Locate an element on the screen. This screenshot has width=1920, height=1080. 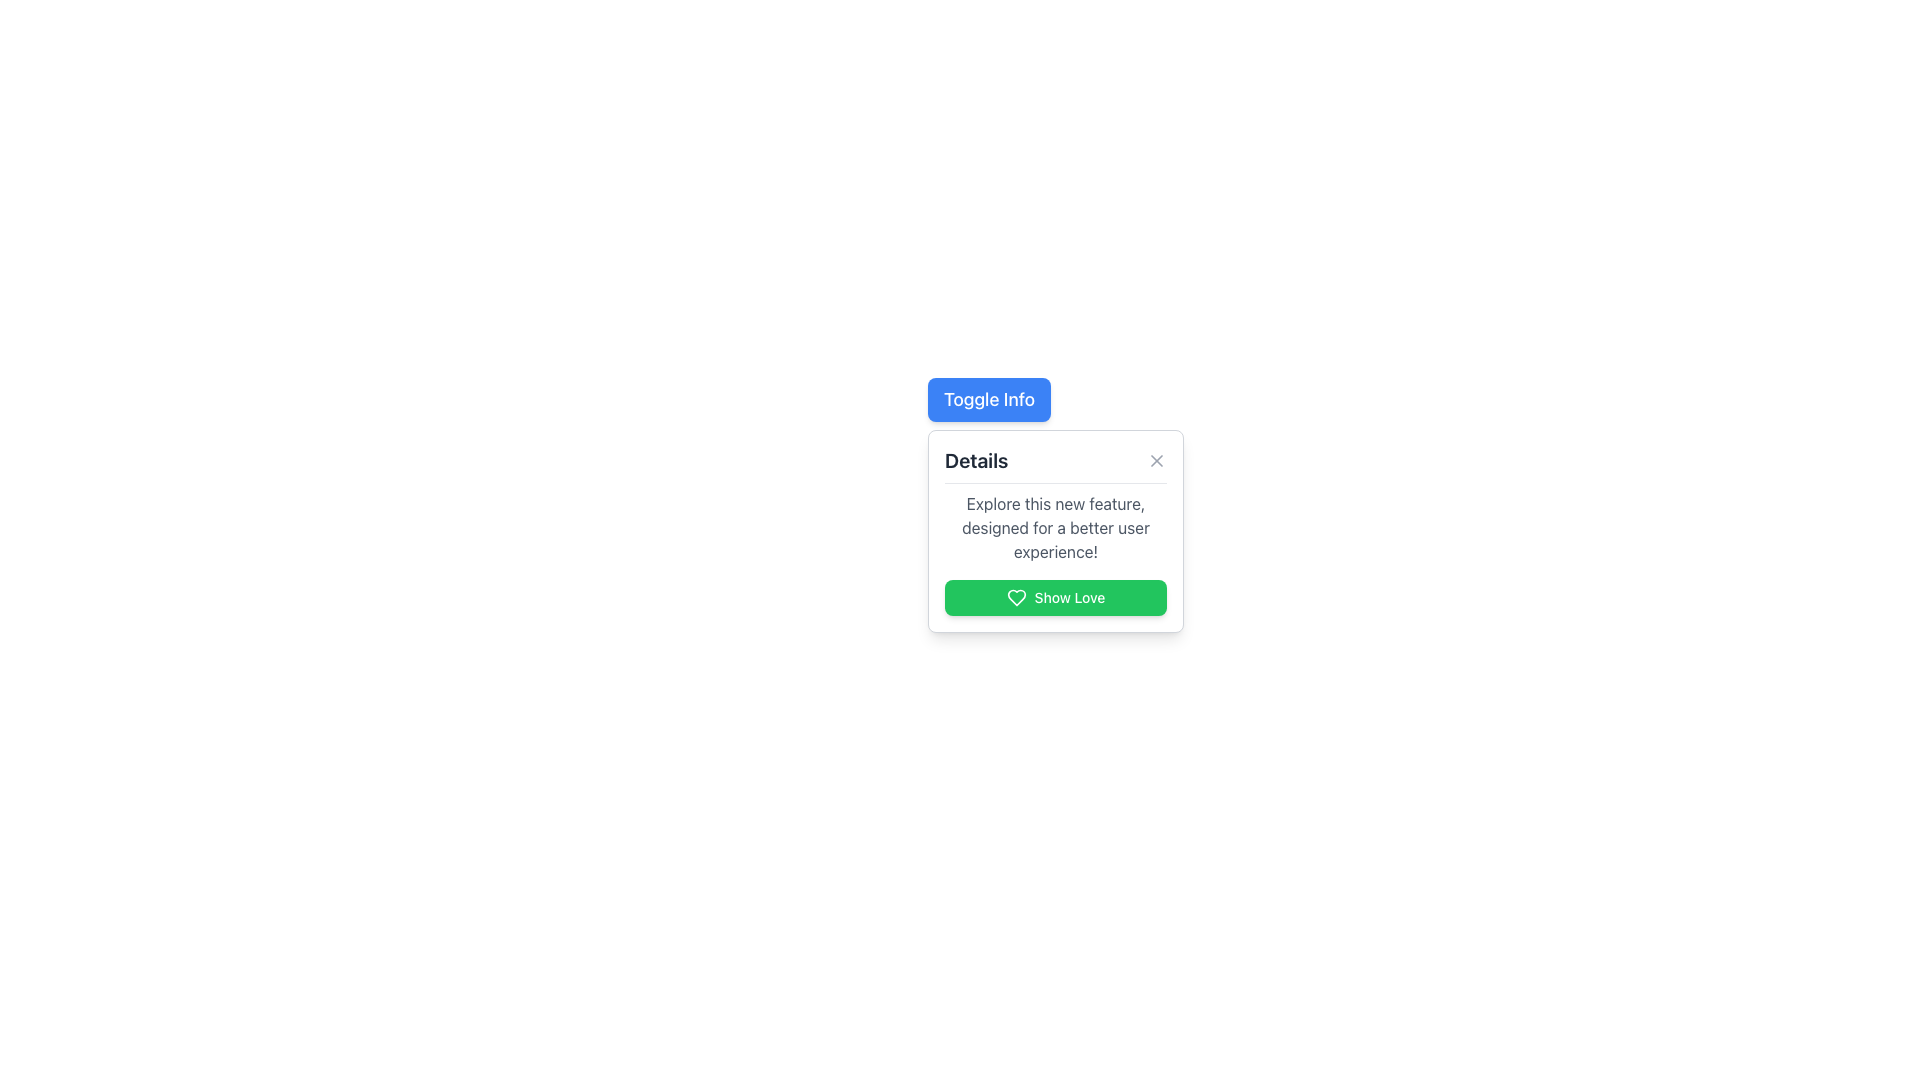
the close button located at the top-right corner of the 'Details' dialog box to trigger a potential visual response is located at coordinates (1156, 461).